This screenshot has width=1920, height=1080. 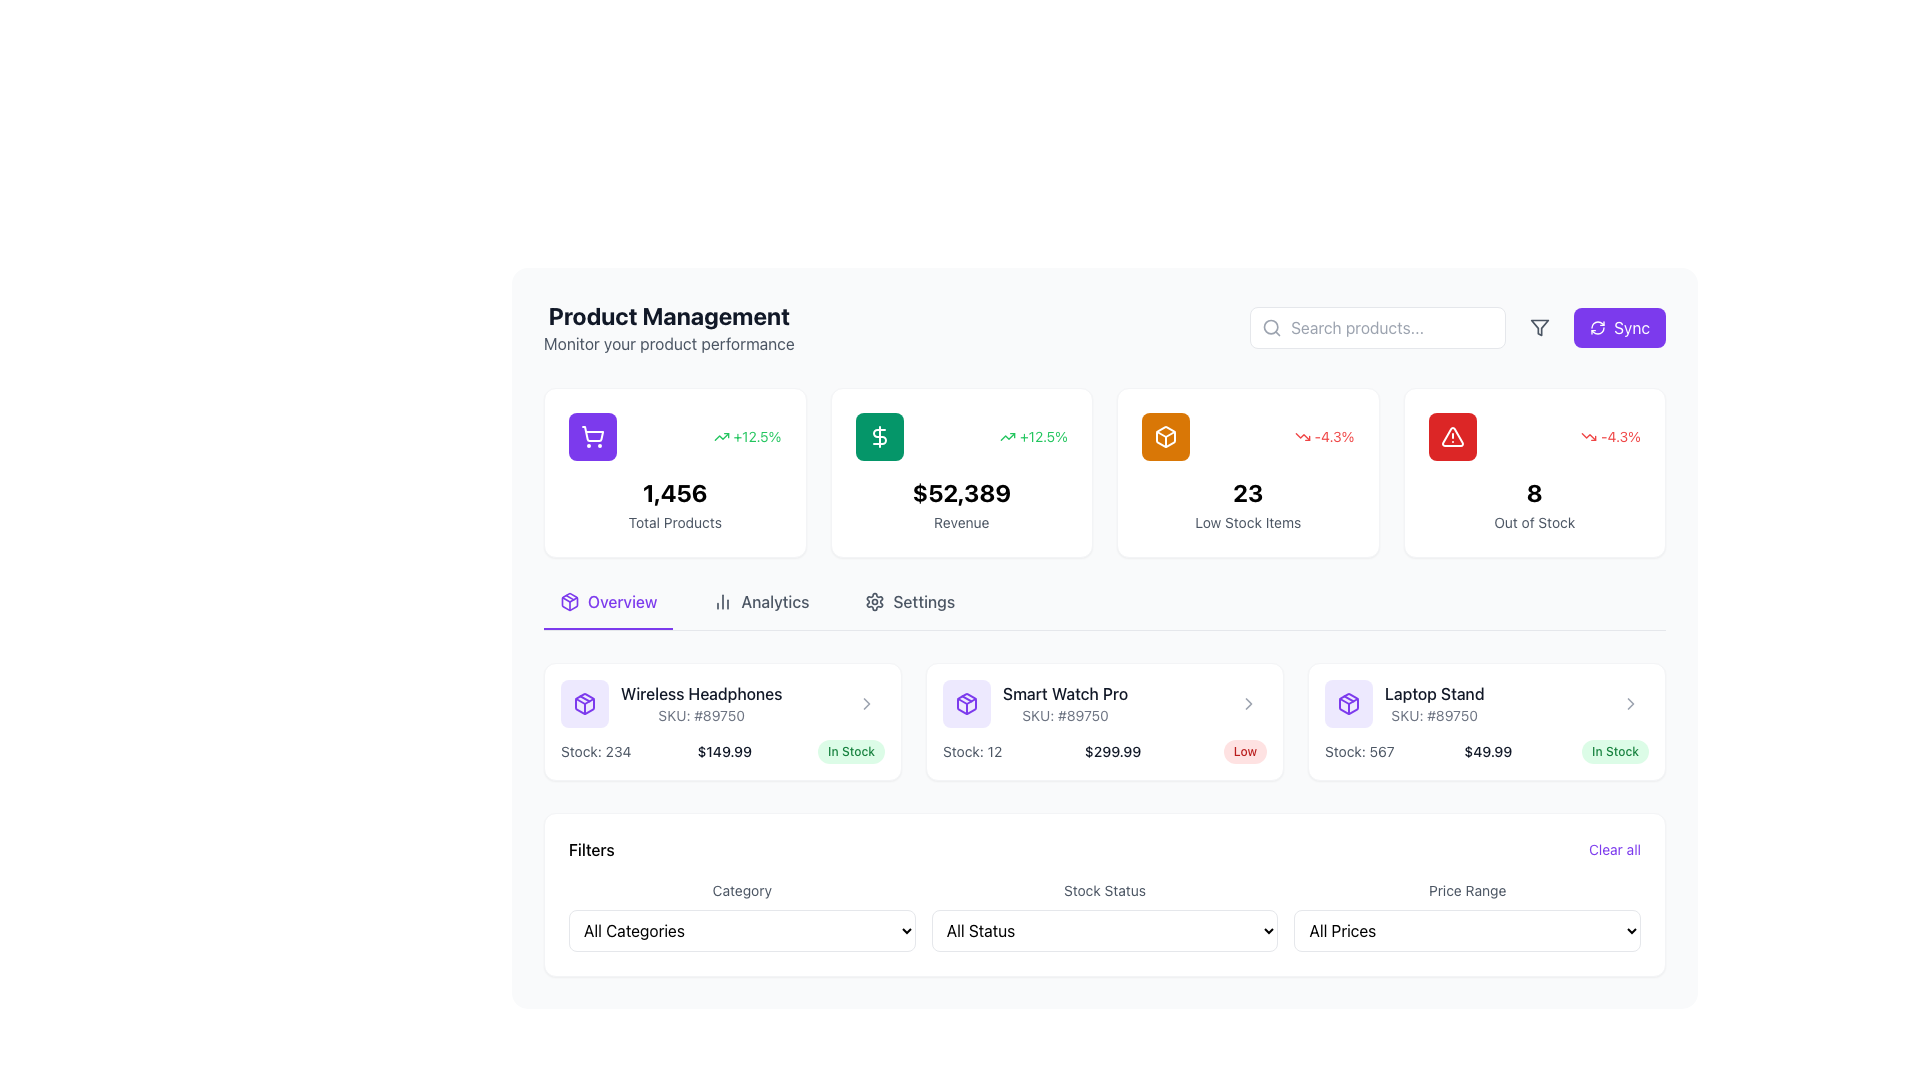 What do you see at coordinates (1433, 715) in the screenshot?
I see `the text label displaying the SKU number of the product 'Laptop Stand'` at bounding box center [1433, 715].